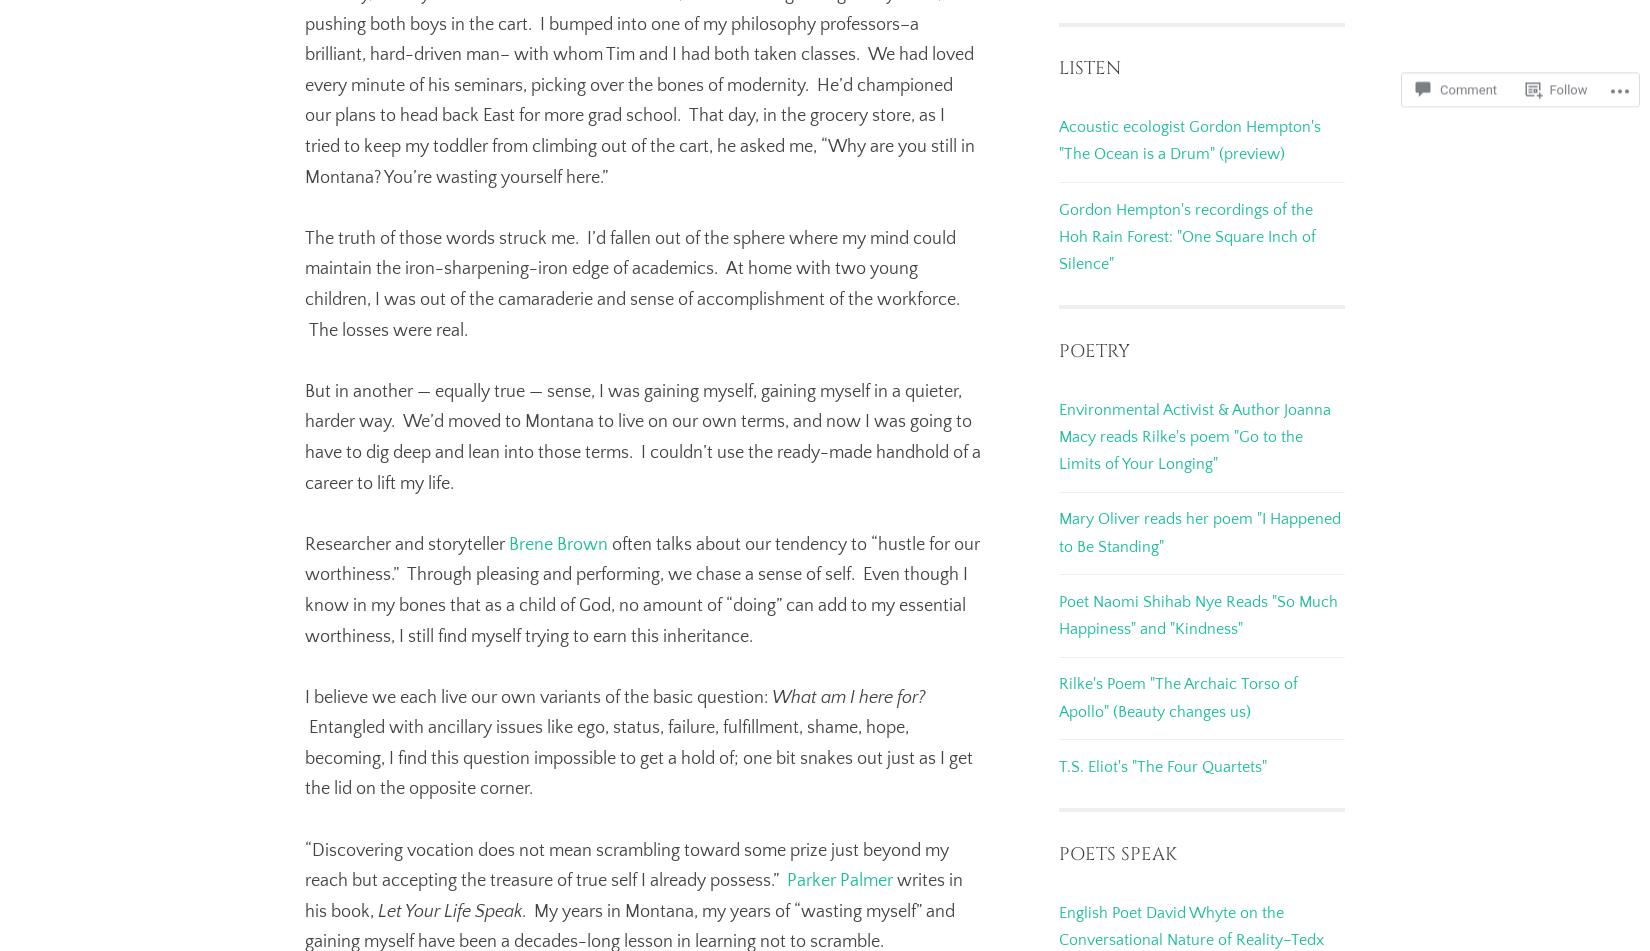  I want to click on 'Poet Naomi Shihab Nye Reads "So Much Happiness" and "Kindness"', so click(1198, 614).